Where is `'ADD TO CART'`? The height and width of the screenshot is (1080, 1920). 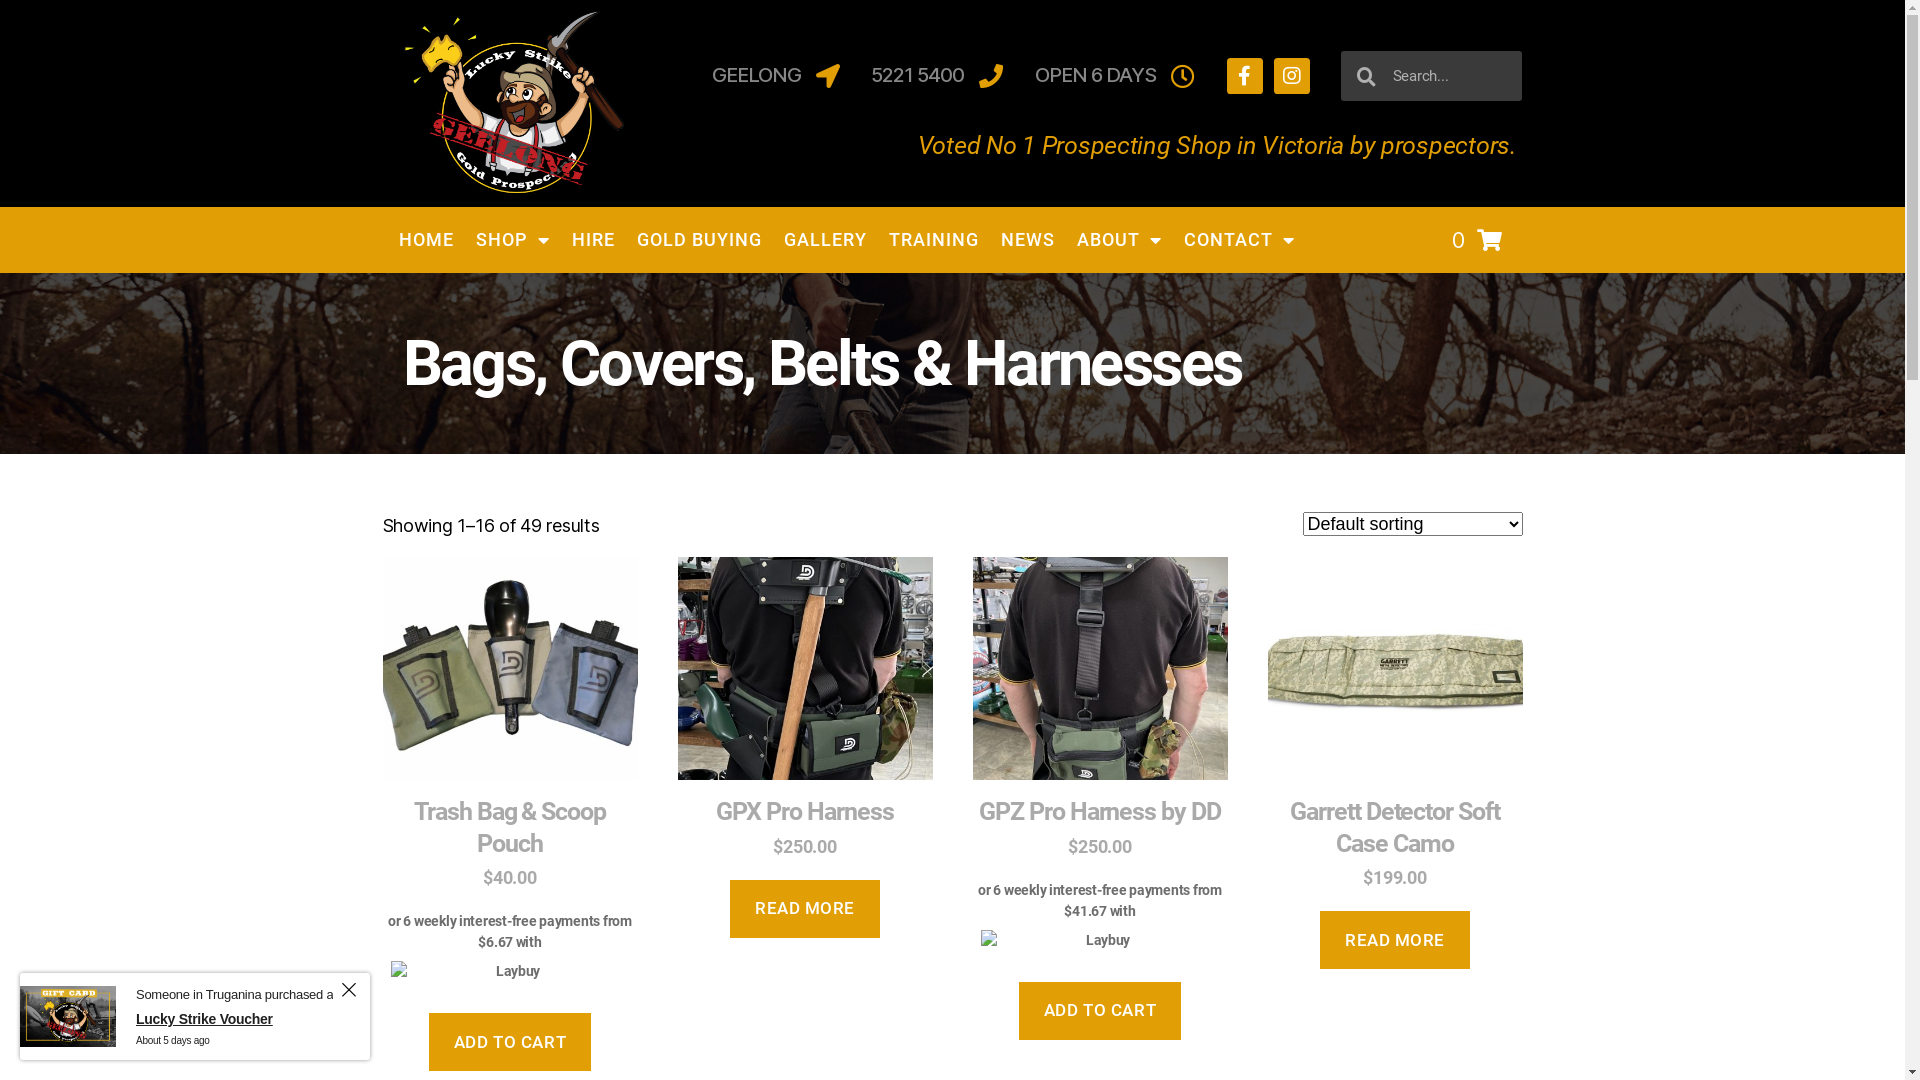
'ADD TO CART' is located at coordinates (509, 1041).